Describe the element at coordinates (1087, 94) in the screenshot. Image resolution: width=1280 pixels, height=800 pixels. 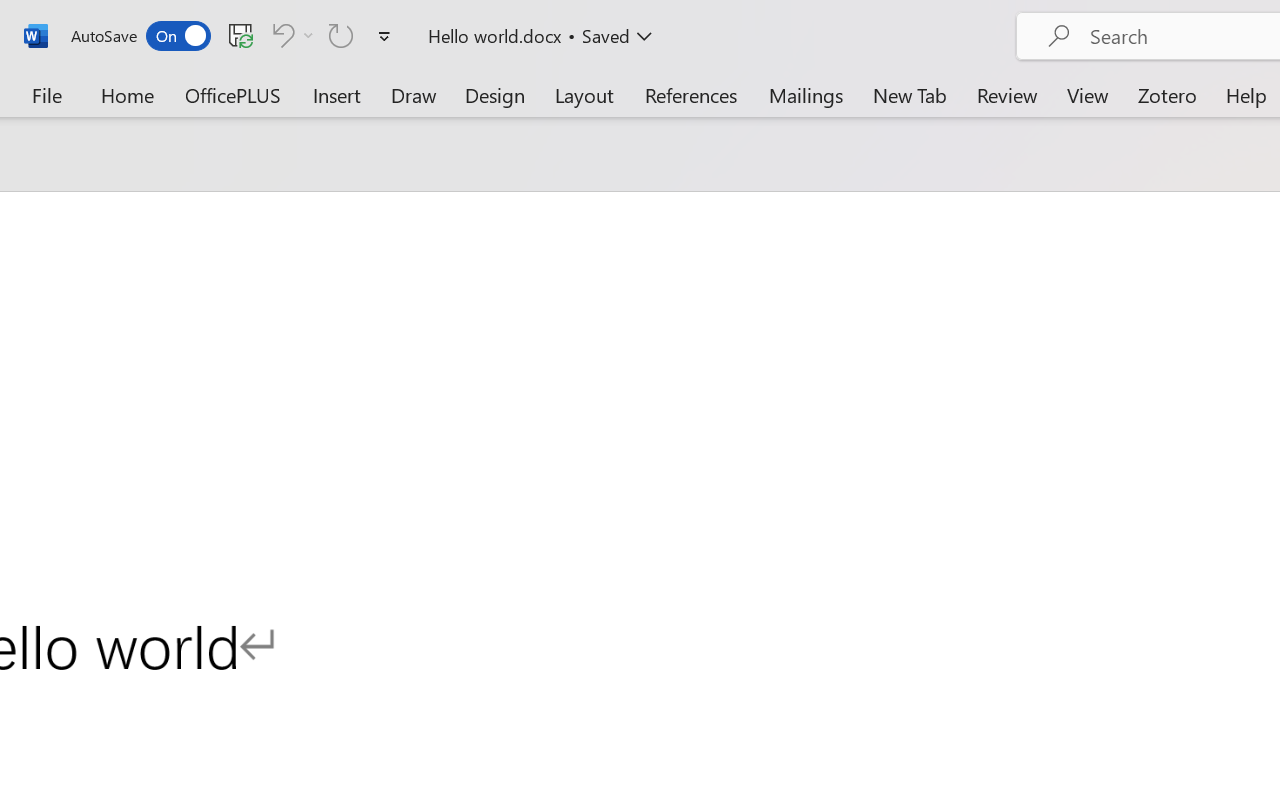
I see `'View'` at that location.